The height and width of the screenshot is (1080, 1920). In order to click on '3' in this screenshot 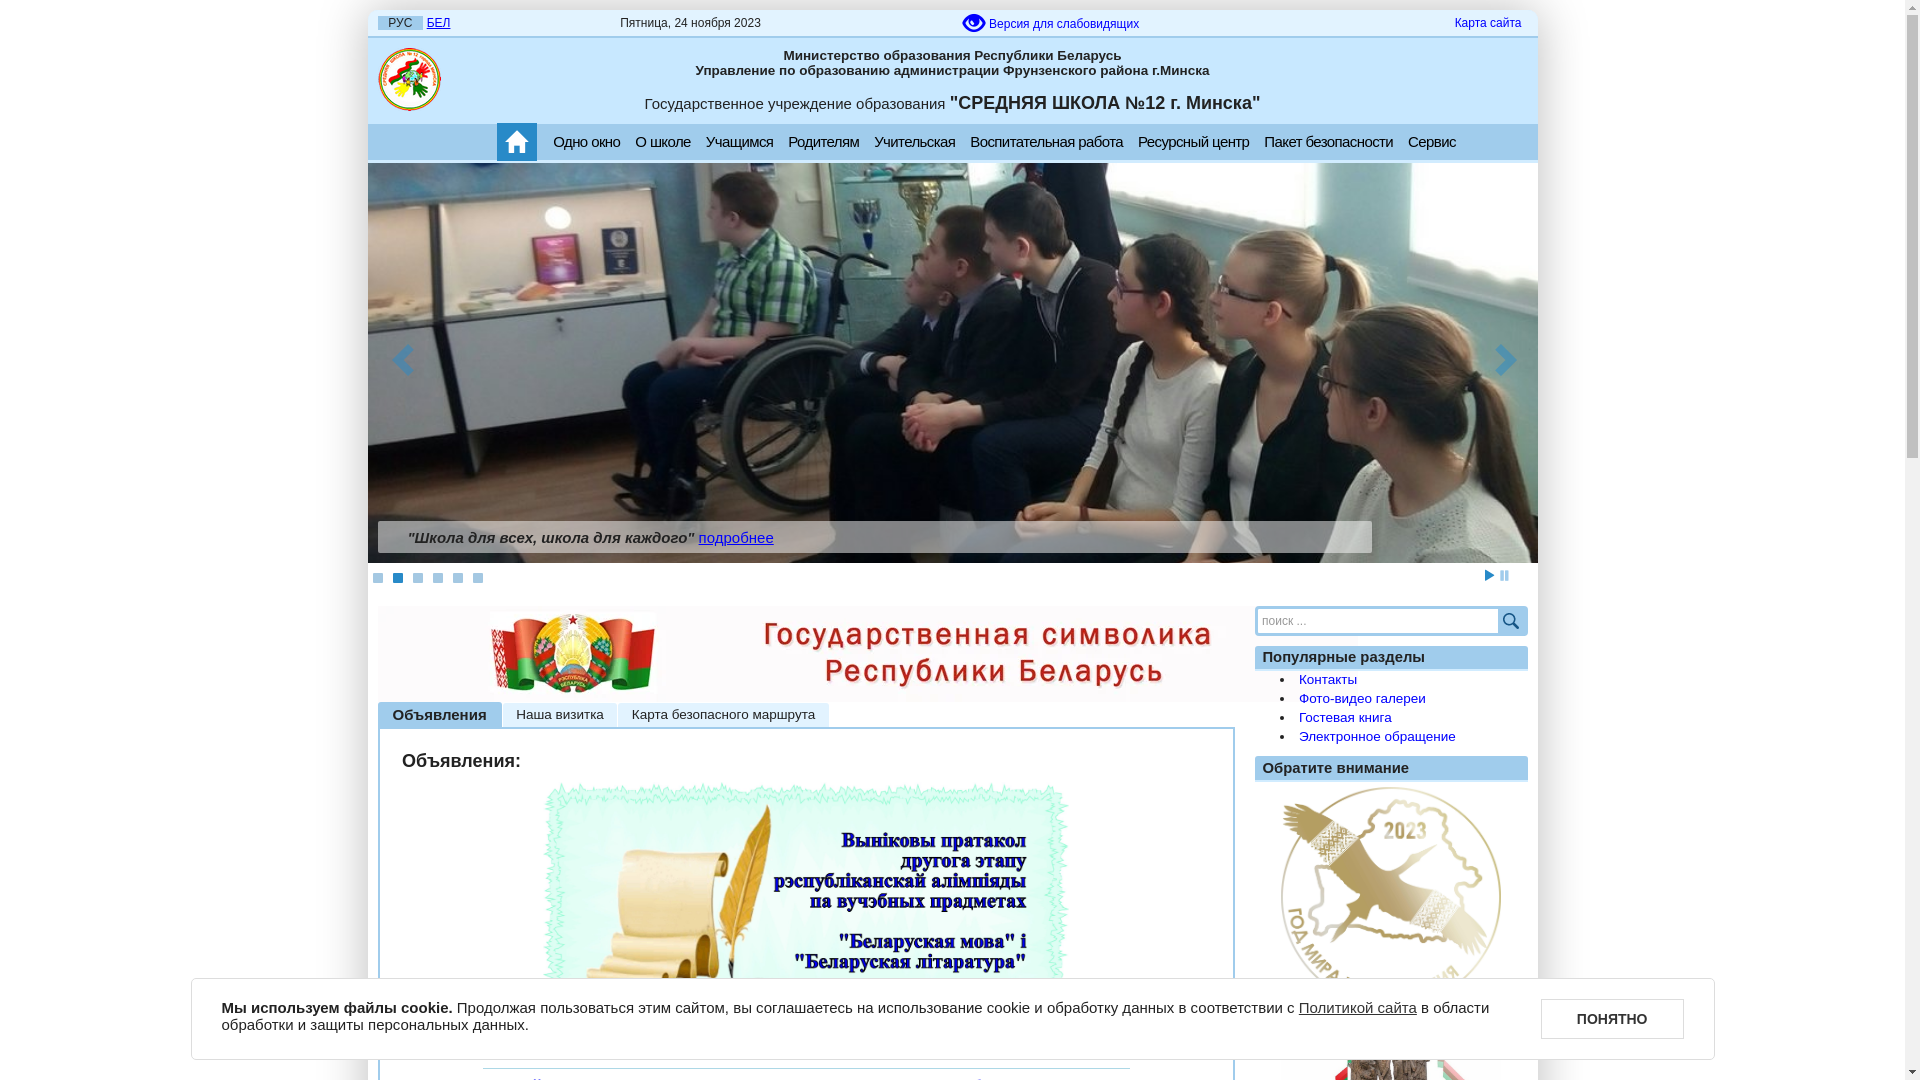, I will do `click(416, 578)`.